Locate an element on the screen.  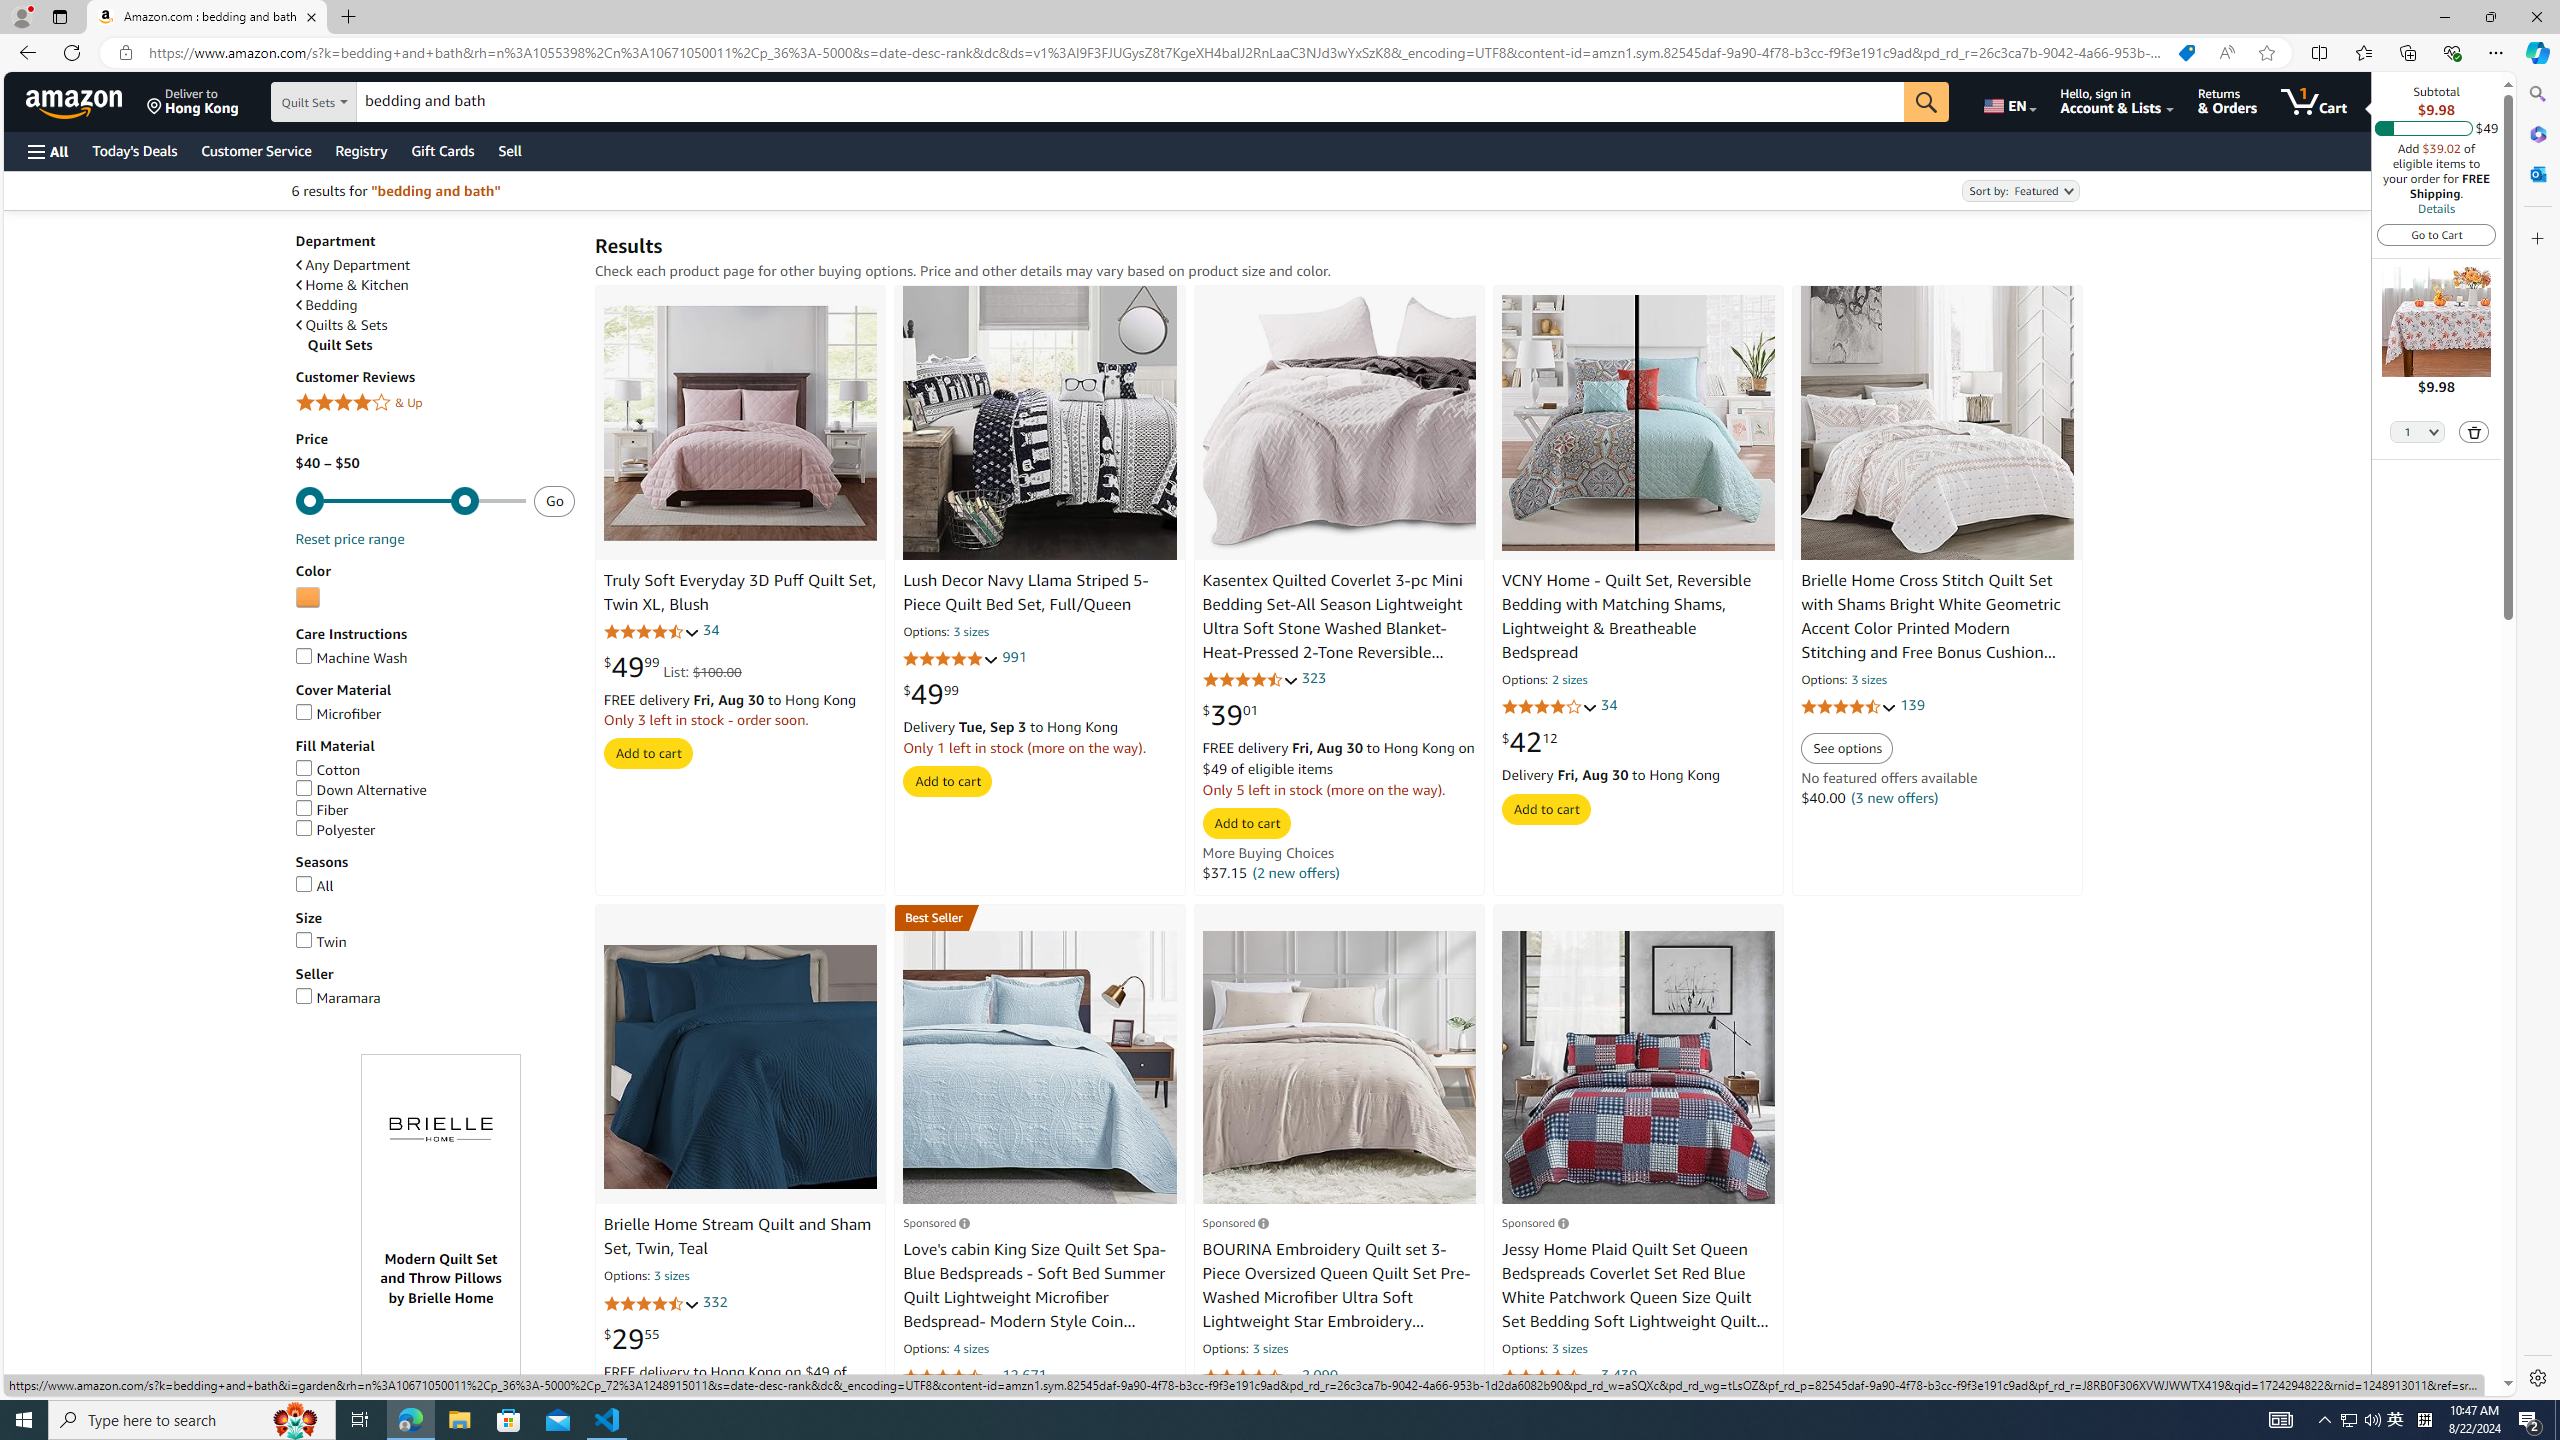
'Quantity Selector' is located at coordinates (2417, 430).